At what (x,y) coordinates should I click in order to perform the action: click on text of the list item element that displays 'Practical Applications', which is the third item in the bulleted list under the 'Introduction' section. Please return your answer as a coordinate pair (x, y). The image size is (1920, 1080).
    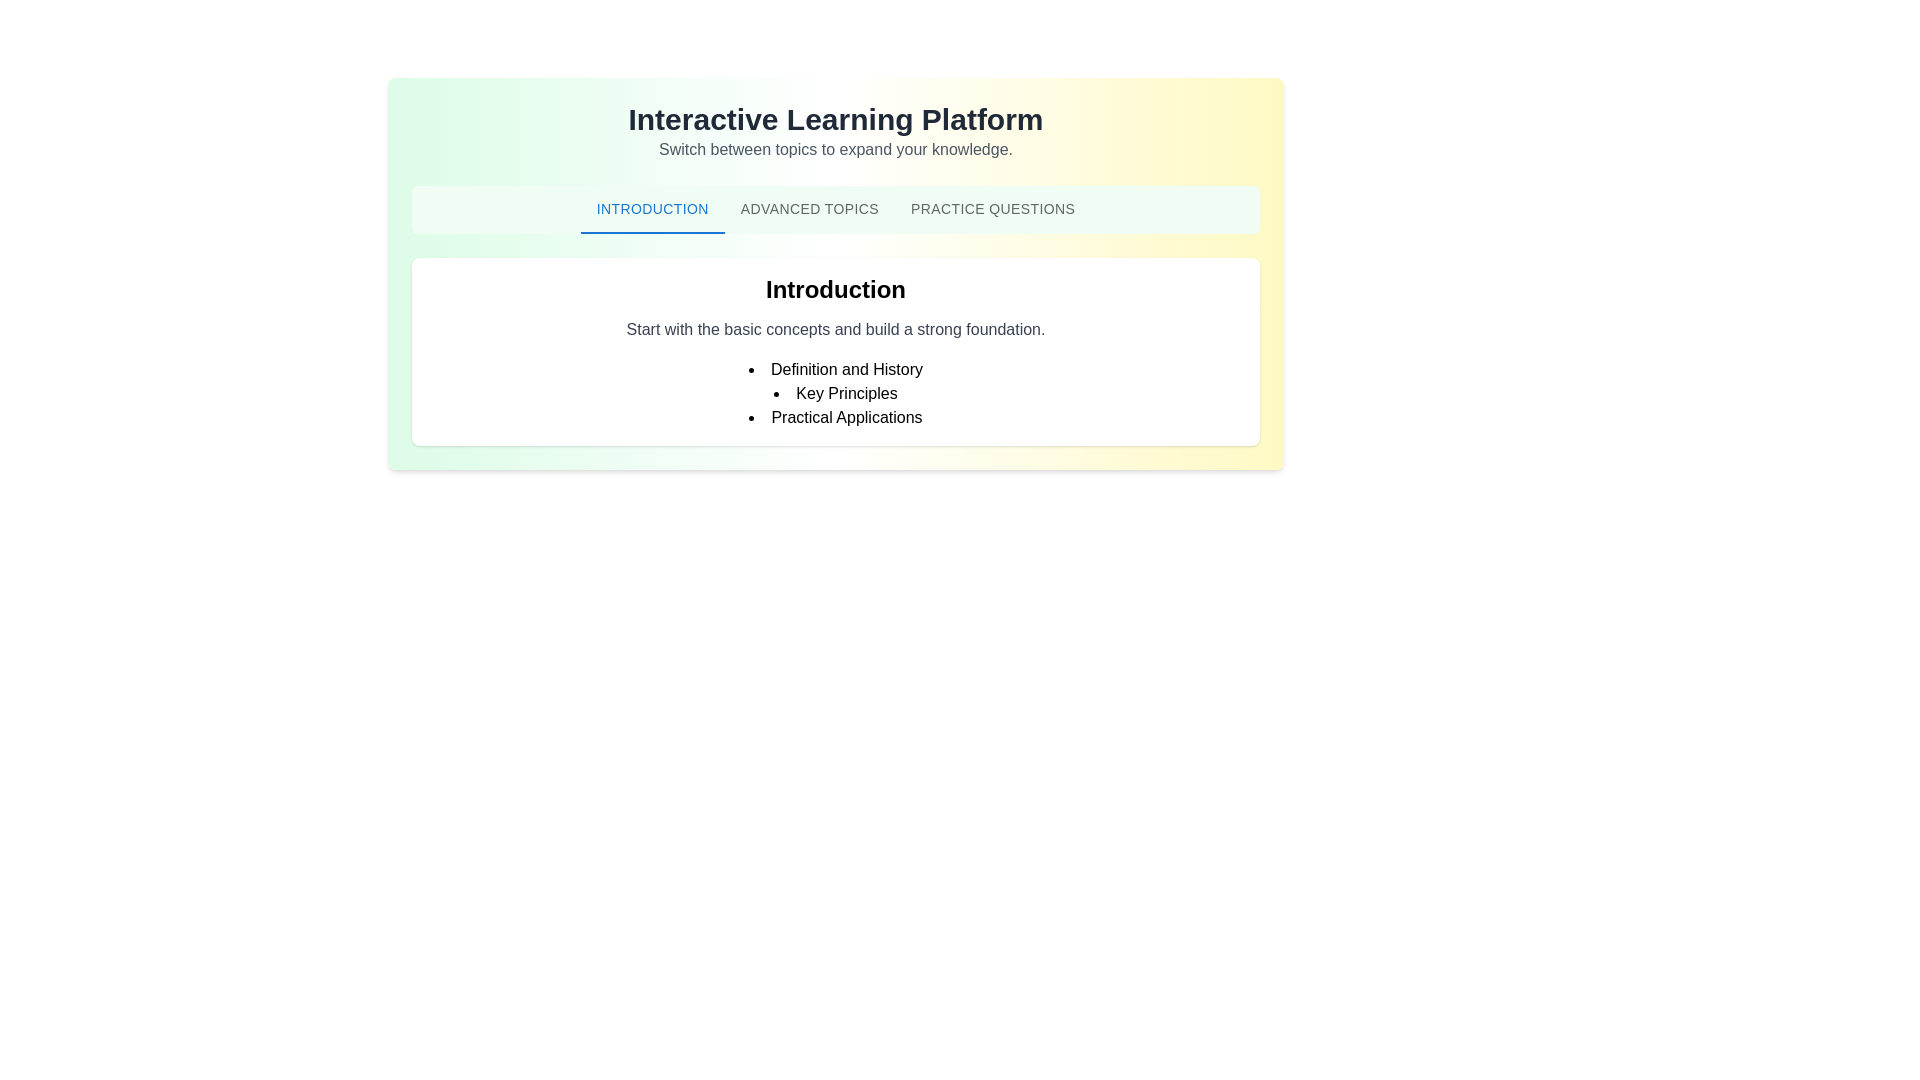
    Looking at the image, I should click on (835, 416).